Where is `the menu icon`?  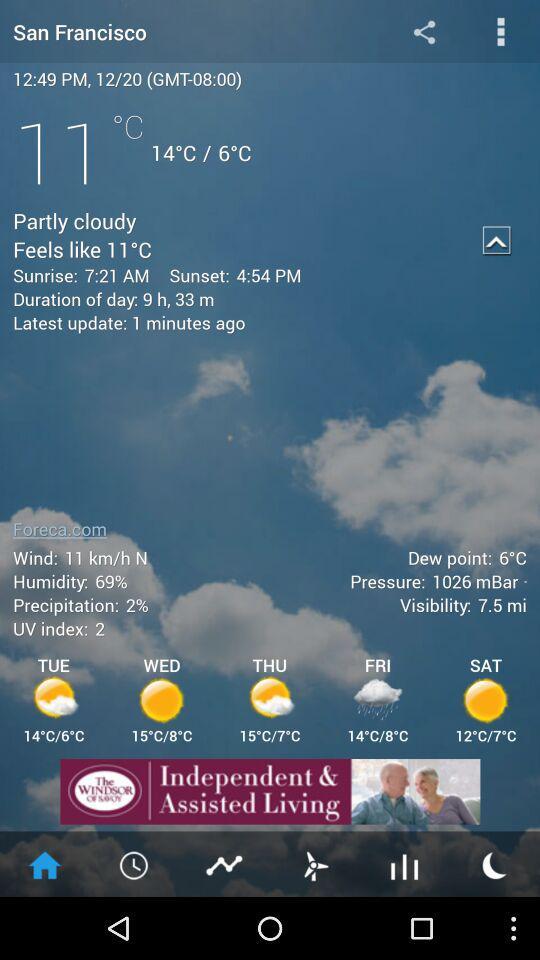 the menu icon is located at coordinates (405, 925).